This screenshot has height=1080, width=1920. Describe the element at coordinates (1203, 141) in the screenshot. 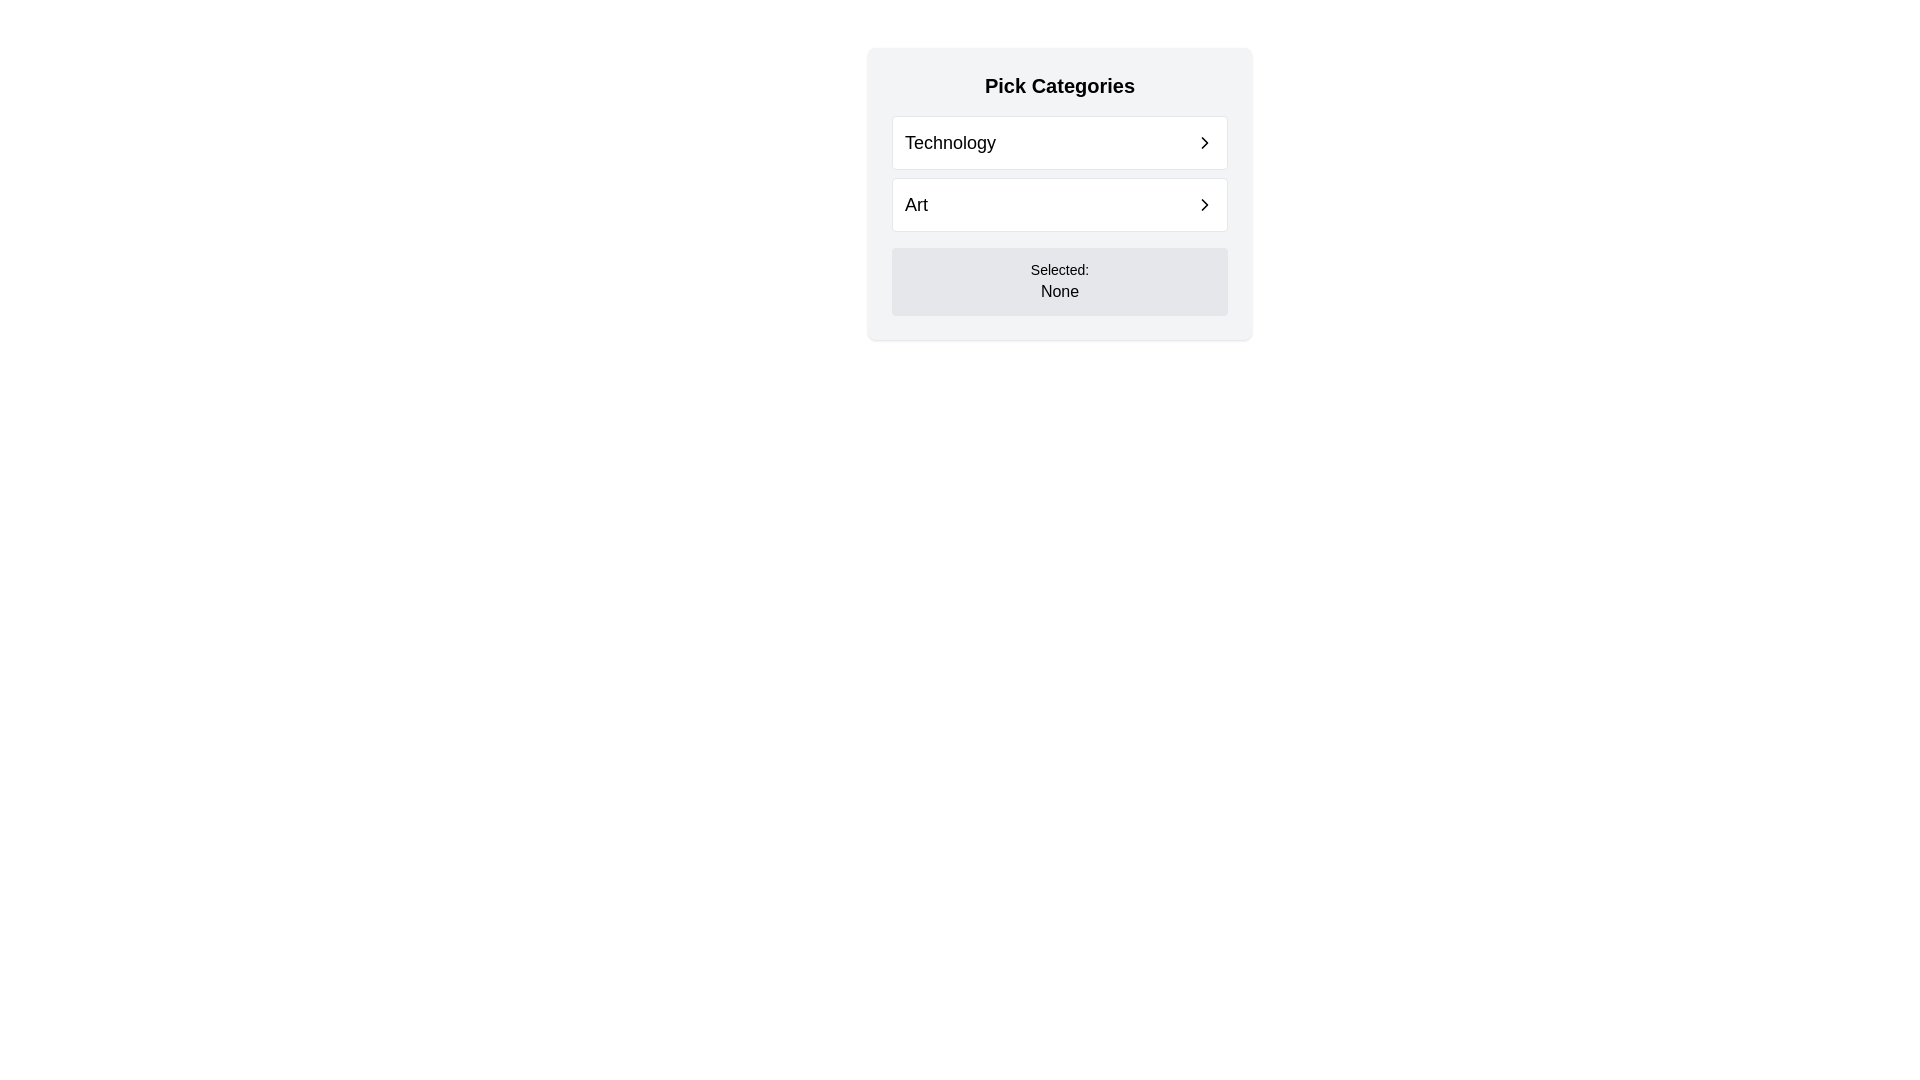

I see `the right-pointing chevron icon in the 'Technology' row of the 'Pick Categories' interface panel` at that location.